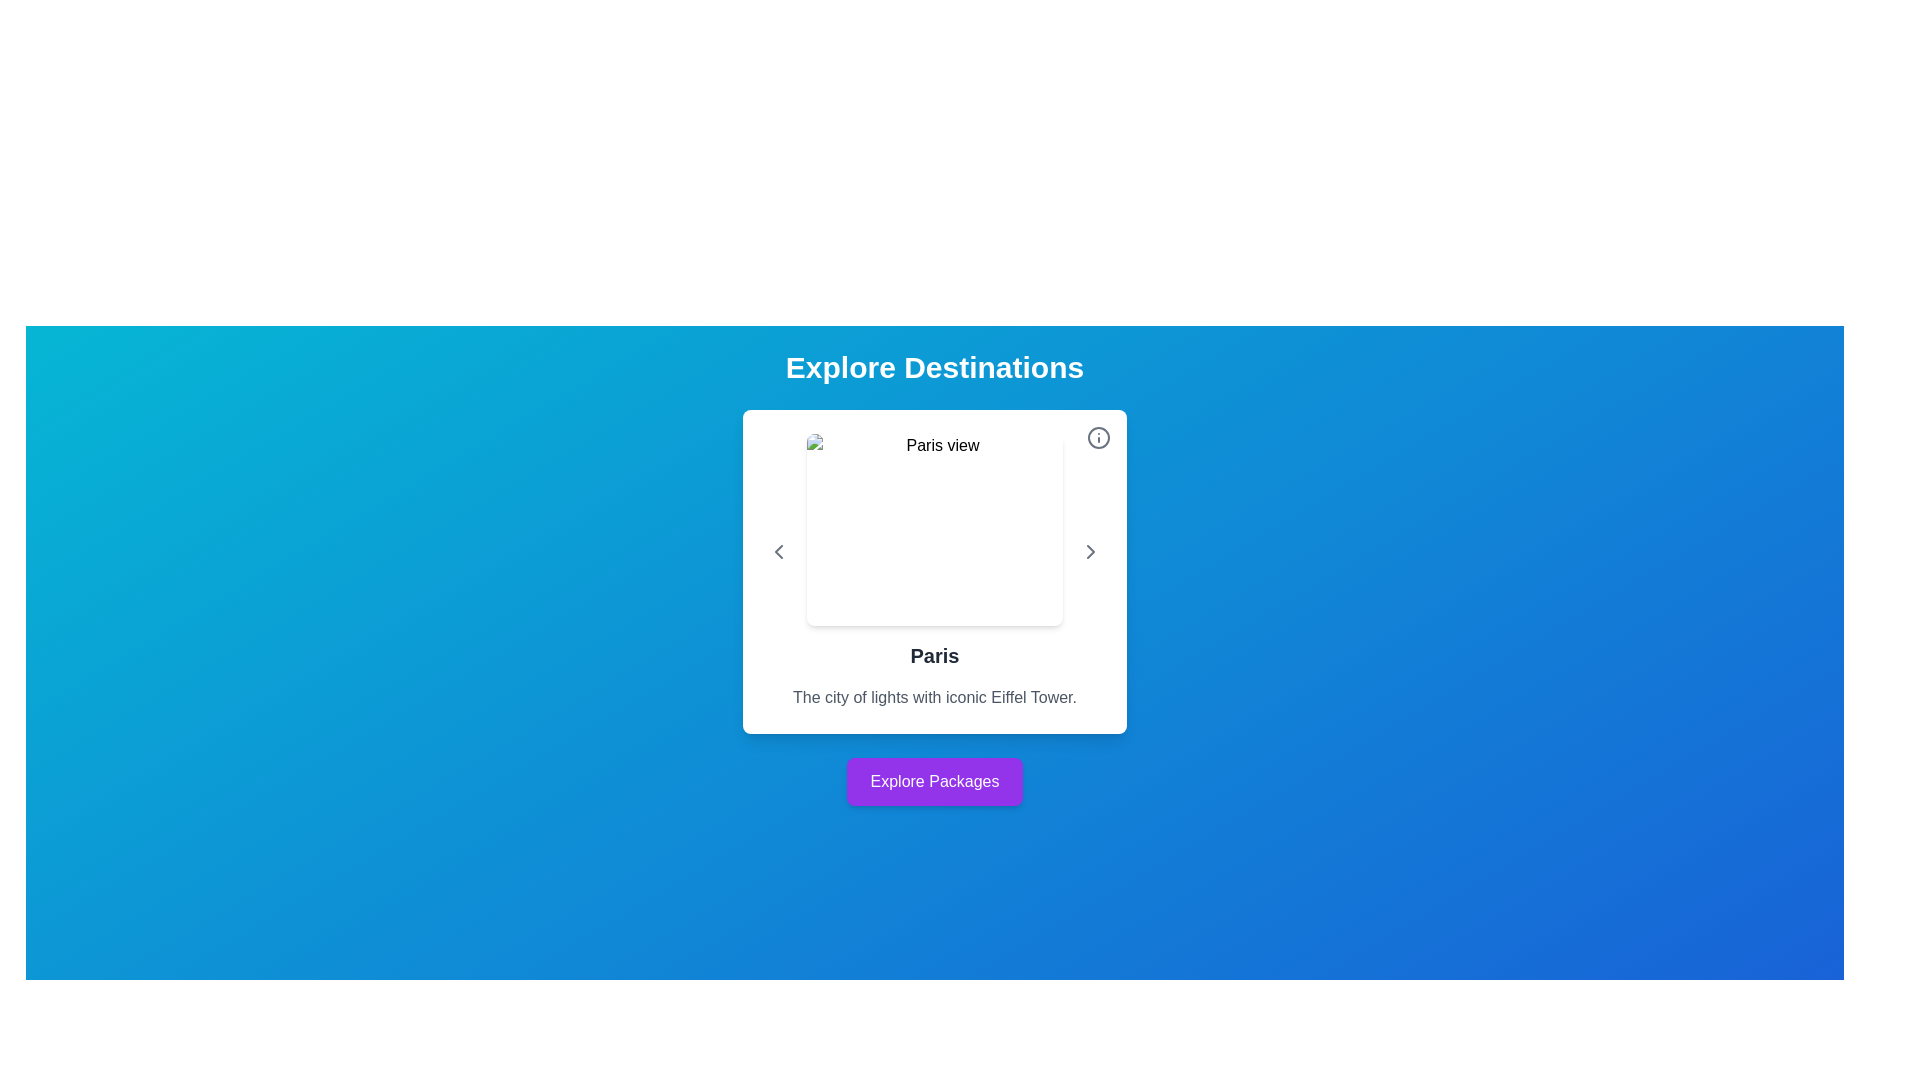 Image resolution: width=1920 pixels, height=1080 pixels. I want to click on the small gray left arrow button located within the card element displaying information about 'Paris', so click(777, 551).